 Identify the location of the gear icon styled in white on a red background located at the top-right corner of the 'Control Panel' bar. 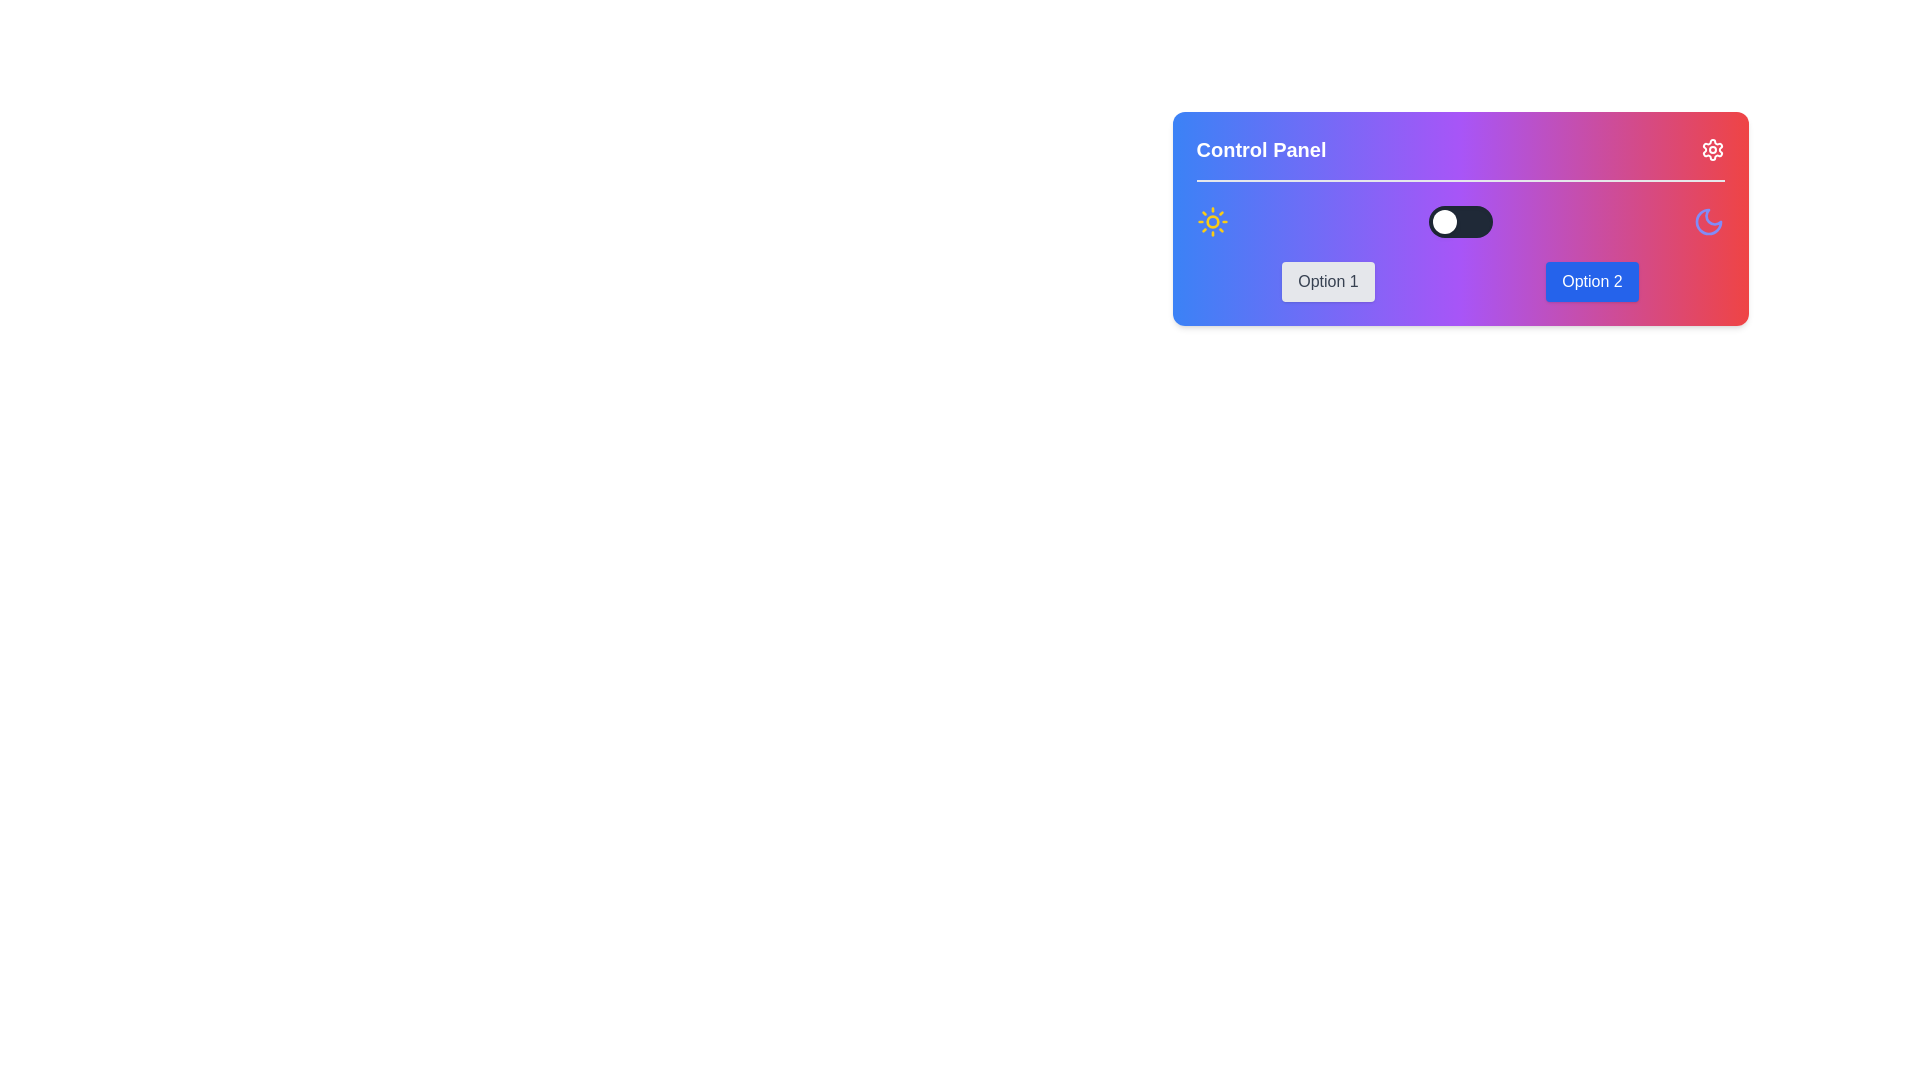
(1711, 149).